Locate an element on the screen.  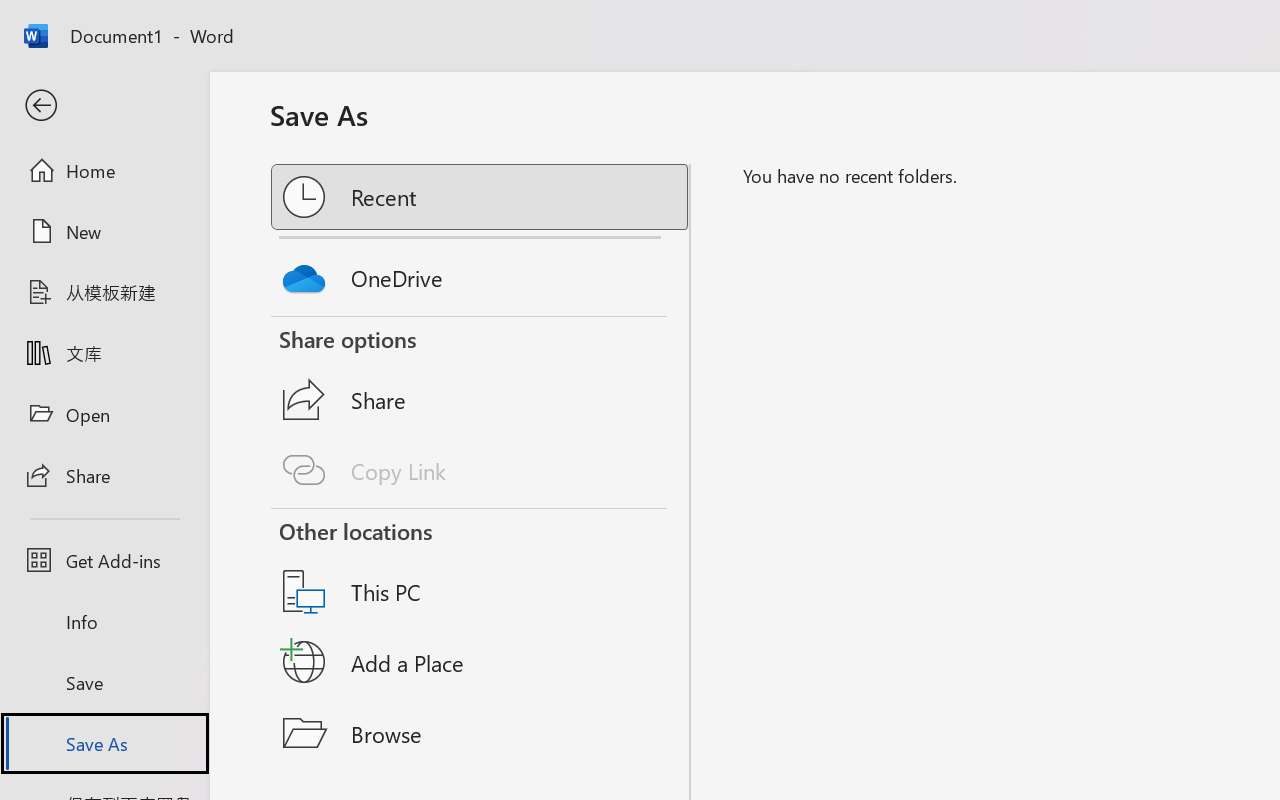
'Save As' is located at coordinates (103, 743).